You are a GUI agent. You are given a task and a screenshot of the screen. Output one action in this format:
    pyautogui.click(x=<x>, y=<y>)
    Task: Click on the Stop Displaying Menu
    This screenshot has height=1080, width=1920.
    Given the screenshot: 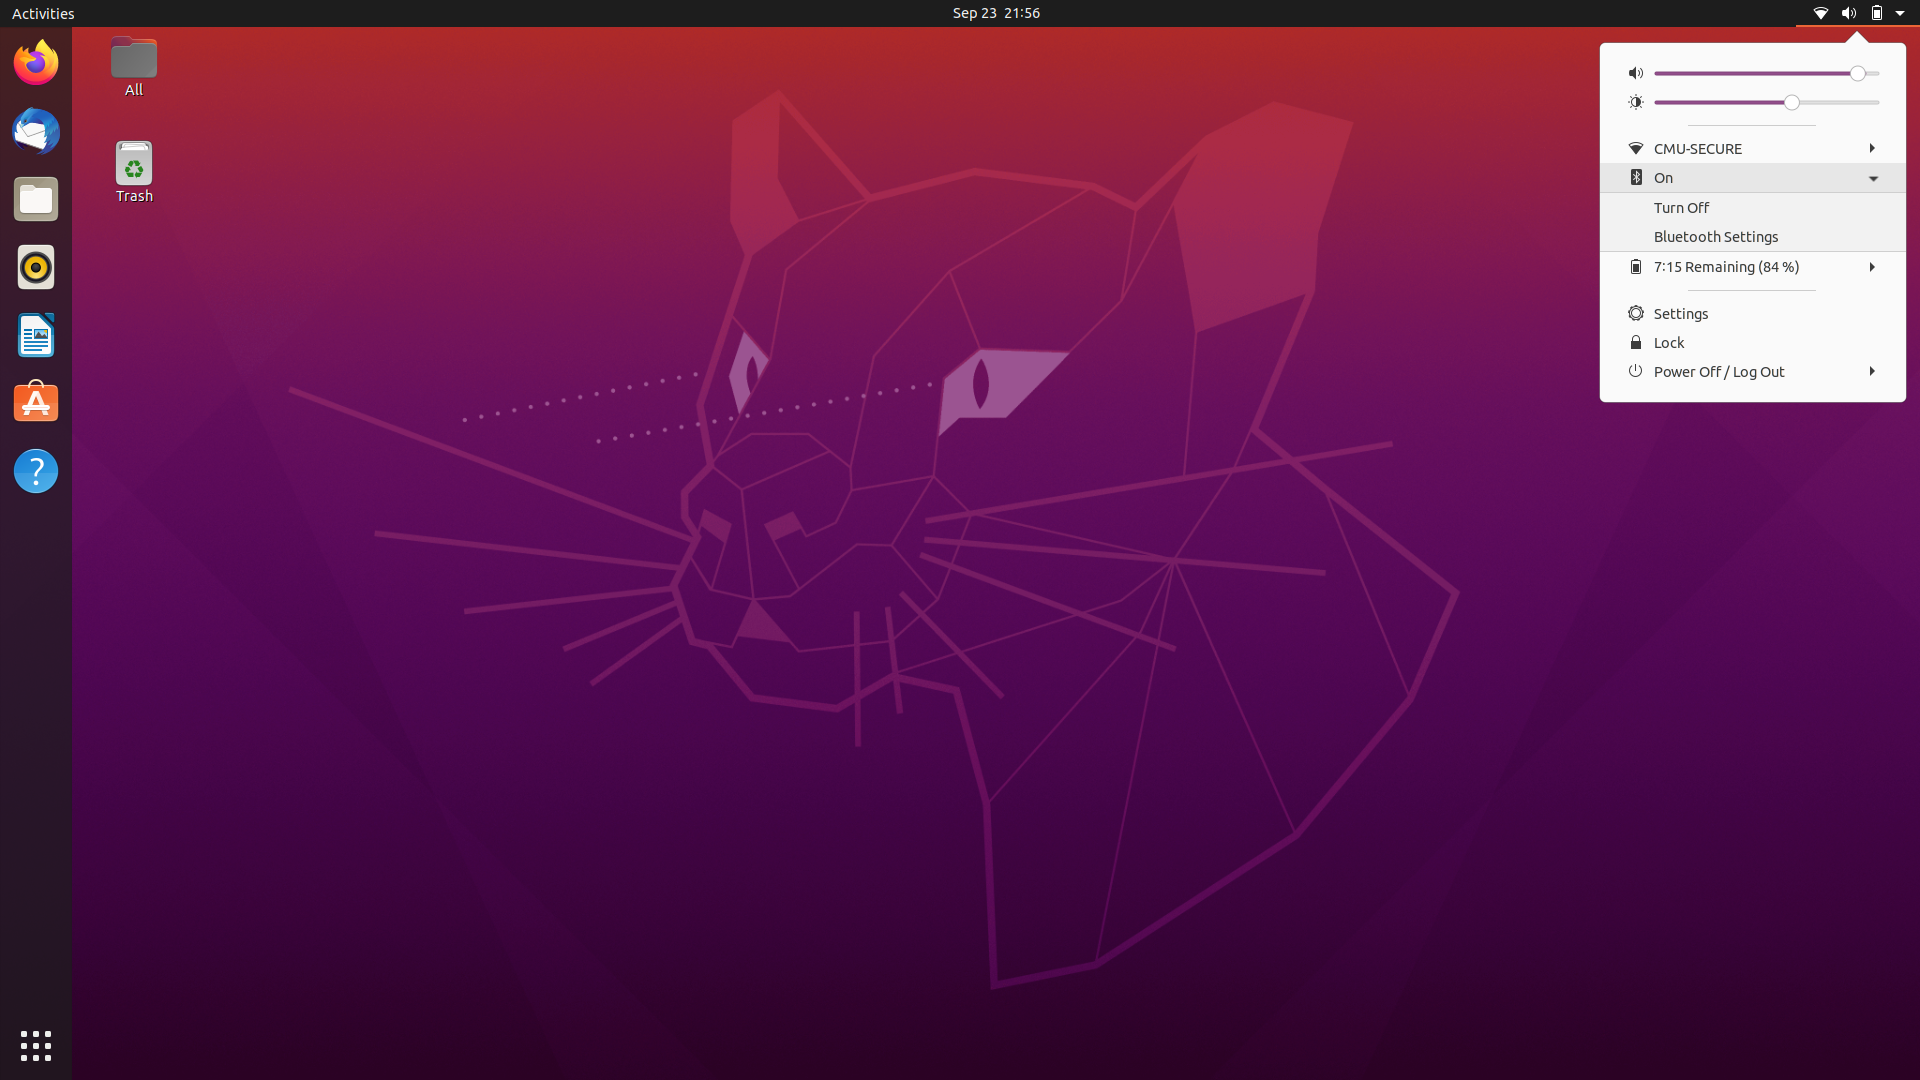 What is the action you would take?
    pyautogui.click(x=1855, y=13)
    